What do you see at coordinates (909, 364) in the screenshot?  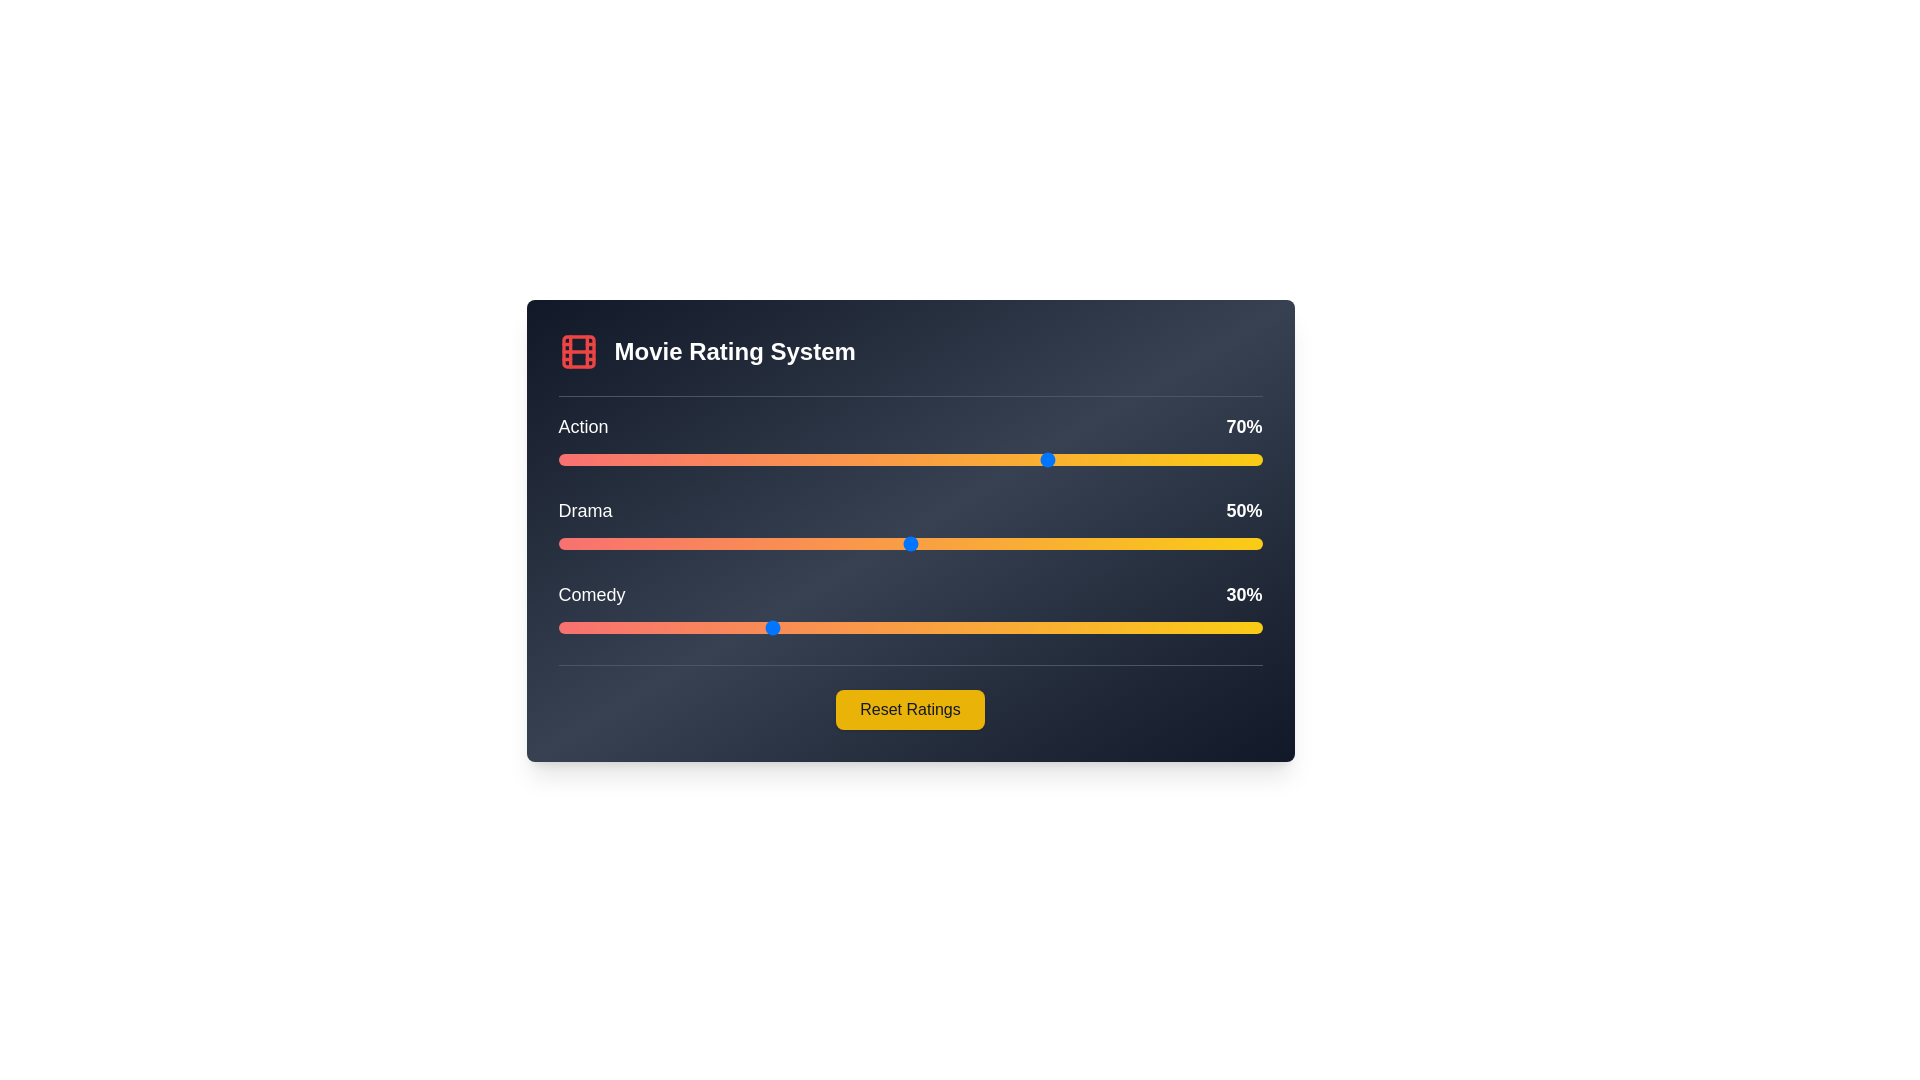 I see `the header labeled 'Movie Rating System' to focus on it` at bounding box center [909, 364].